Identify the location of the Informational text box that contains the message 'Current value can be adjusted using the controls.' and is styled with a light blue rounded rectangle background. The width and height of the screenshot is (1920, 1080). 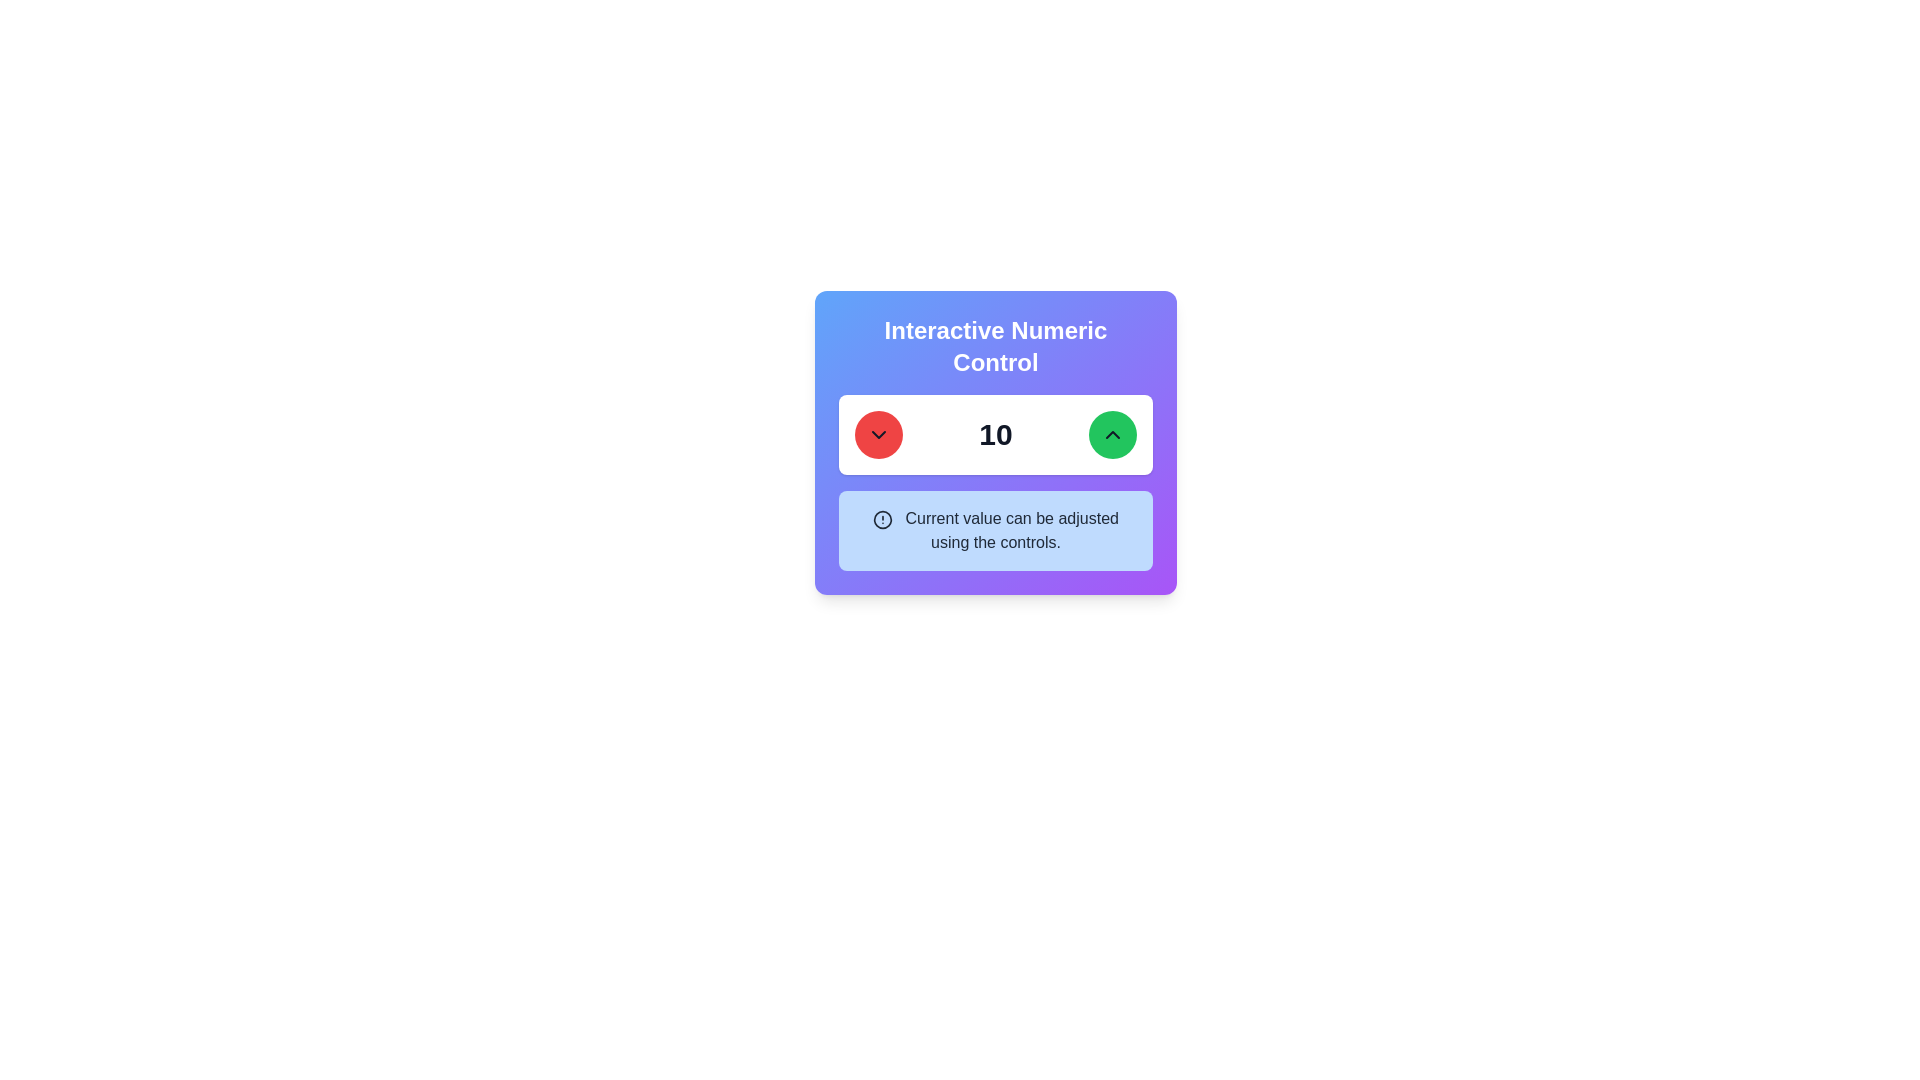
(996, 530).